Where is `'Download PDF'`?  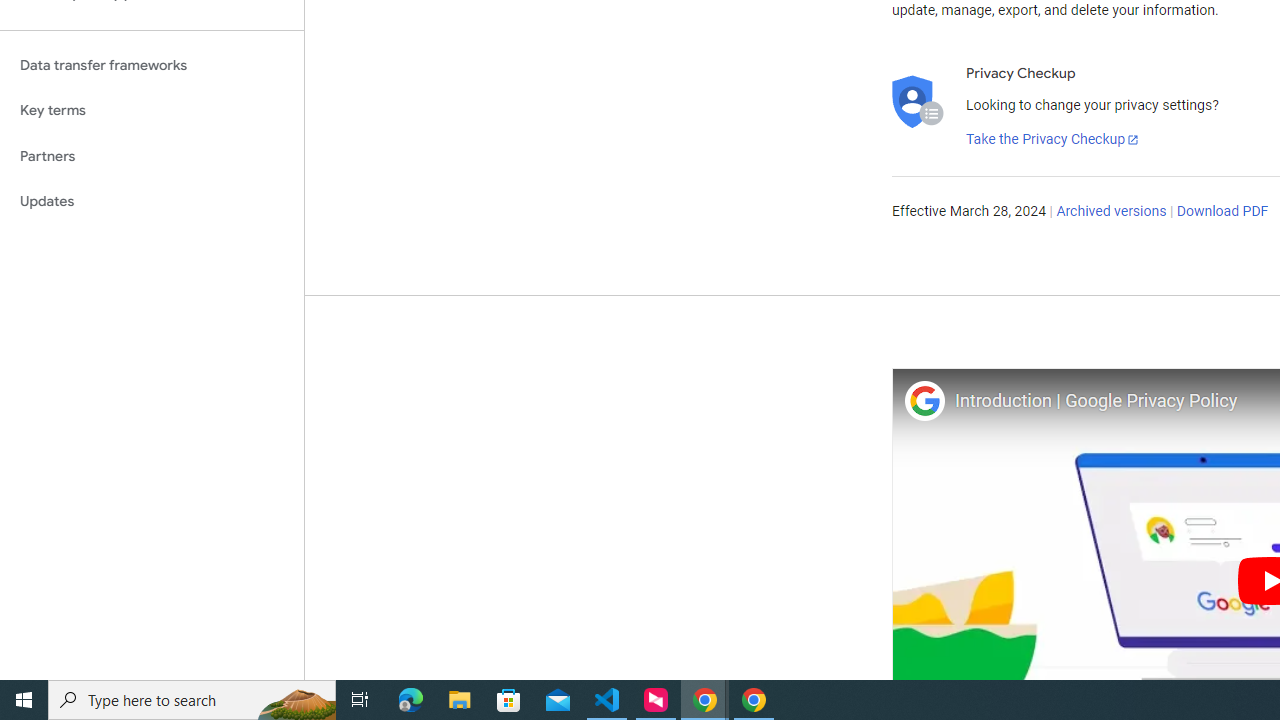 'Download PDF' is located at coordinates (1221, 212).